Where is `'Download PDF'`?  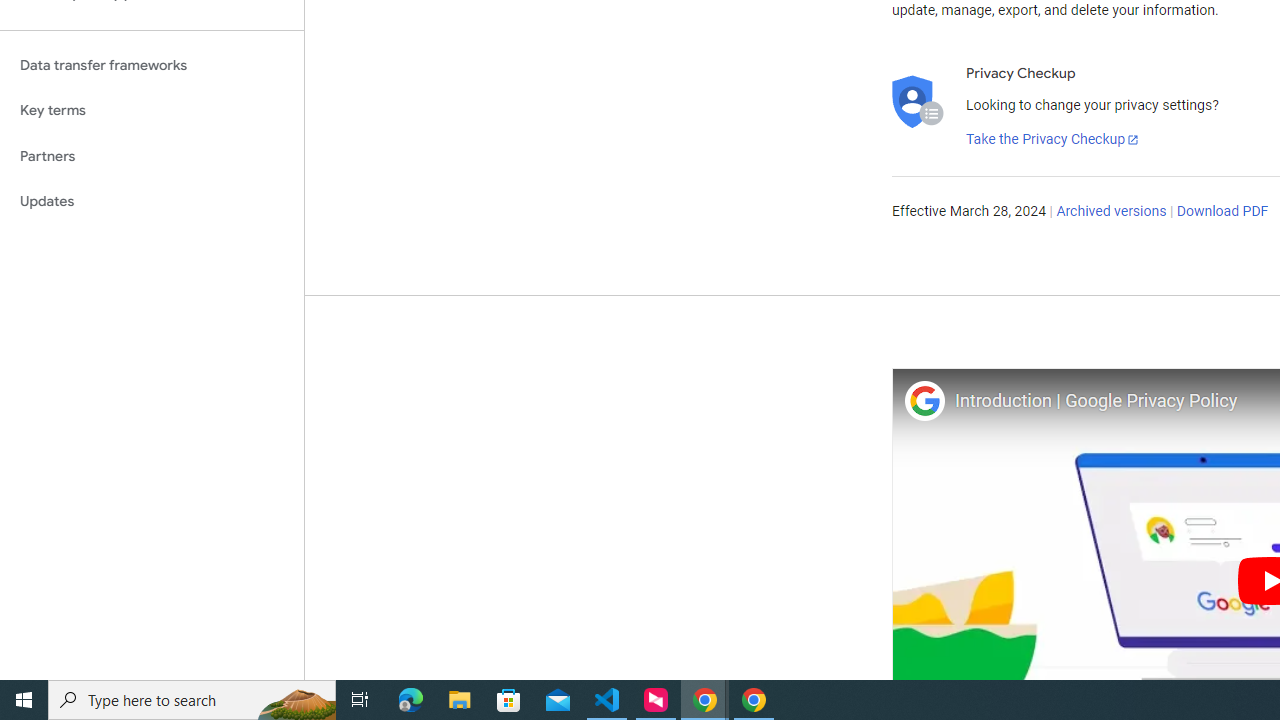 'Download PDF' is located at coordinates (1221, 212).